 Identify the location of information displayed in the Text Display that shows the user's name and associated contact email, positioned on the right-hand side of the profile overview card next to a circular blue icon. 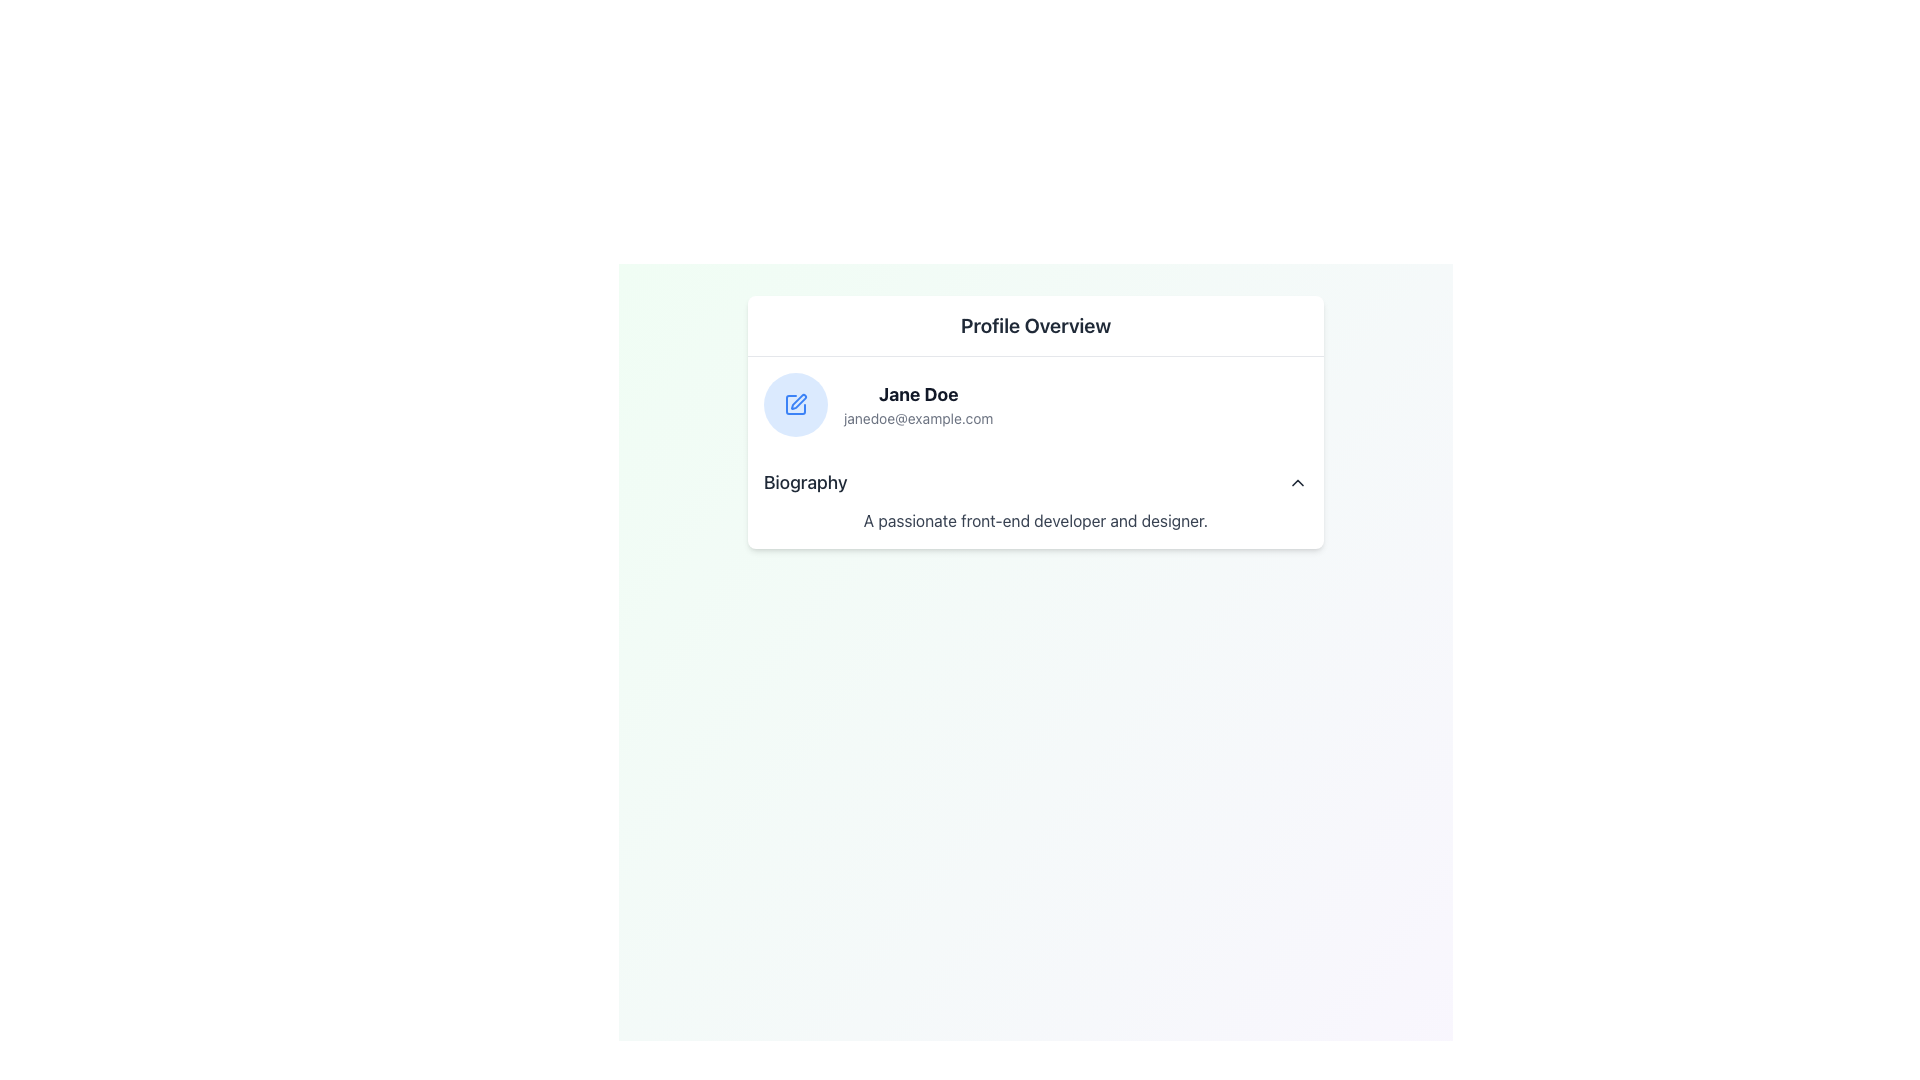
(917, 405).